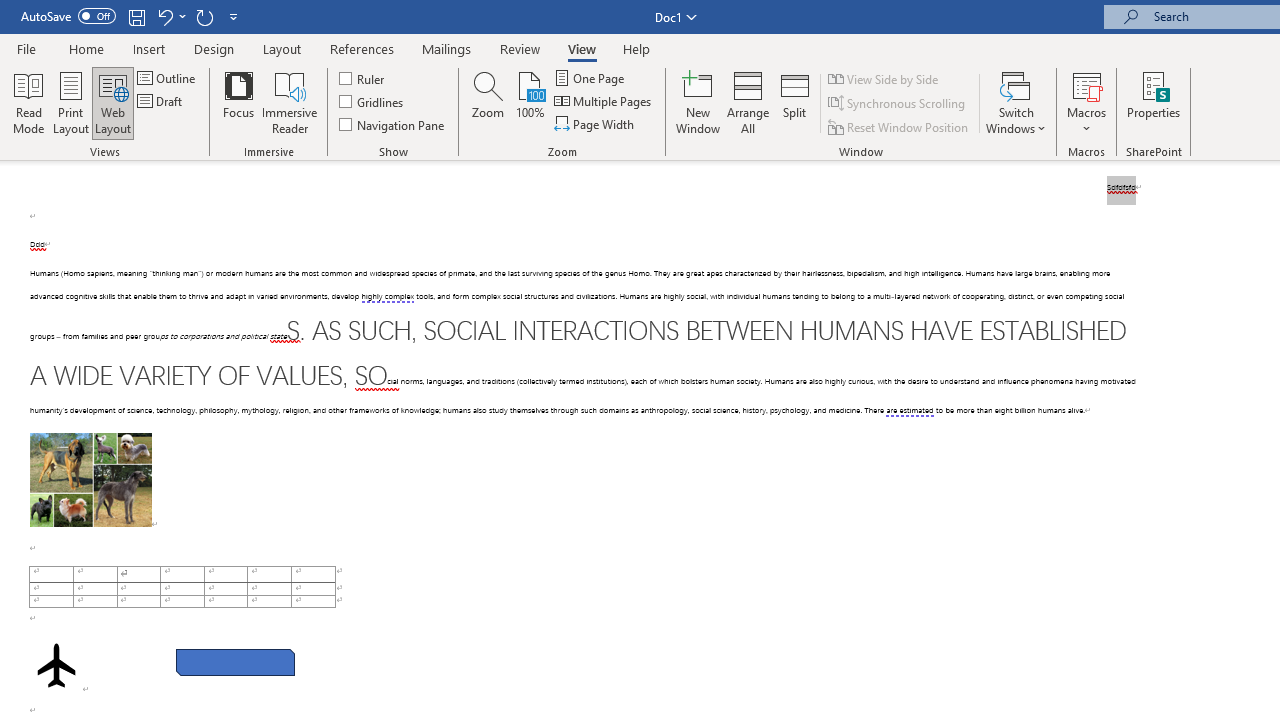  I want to click on 'Synchronous Scrolling', so click(897, 103).